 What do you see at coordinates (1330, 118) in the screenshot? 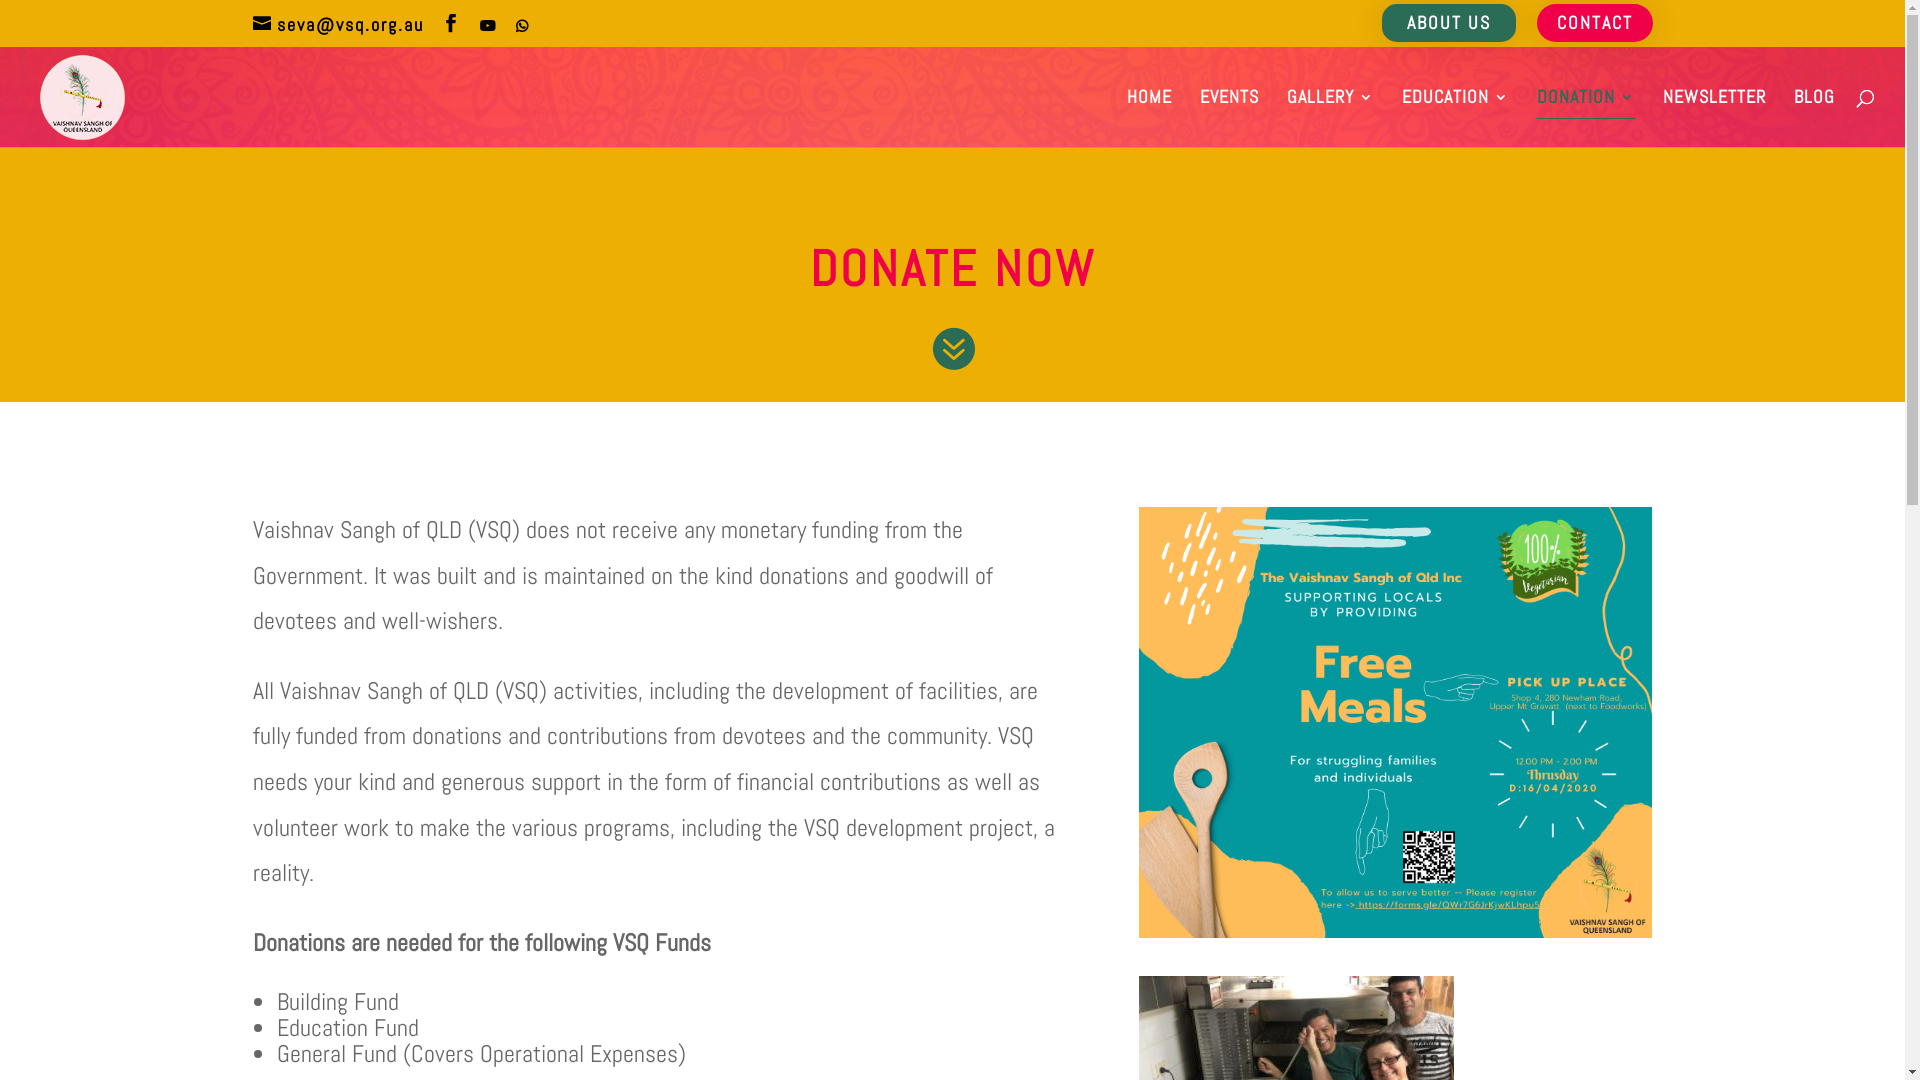
I see `'GALLERY'` at bounding box center [1330, 118].